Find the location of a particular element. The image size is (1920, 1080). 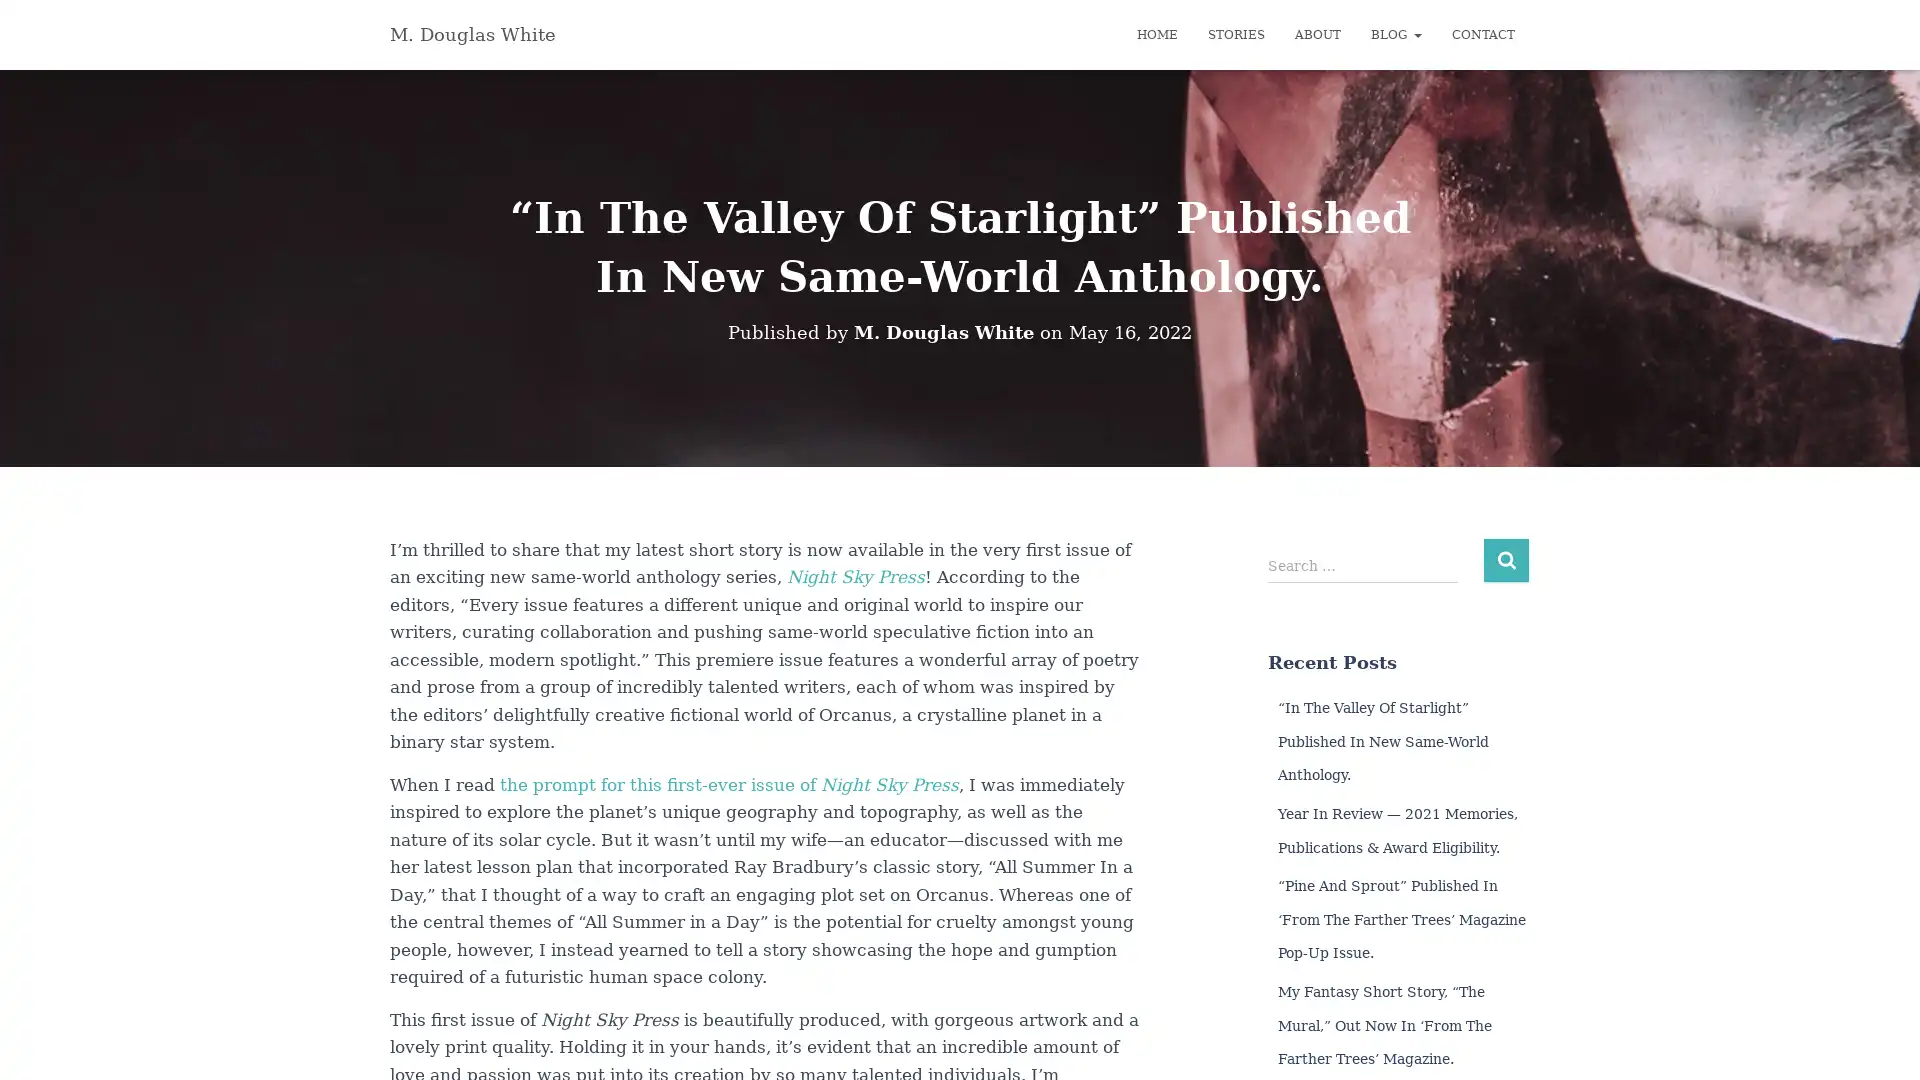

Search is located at coordinates (1506, 559).